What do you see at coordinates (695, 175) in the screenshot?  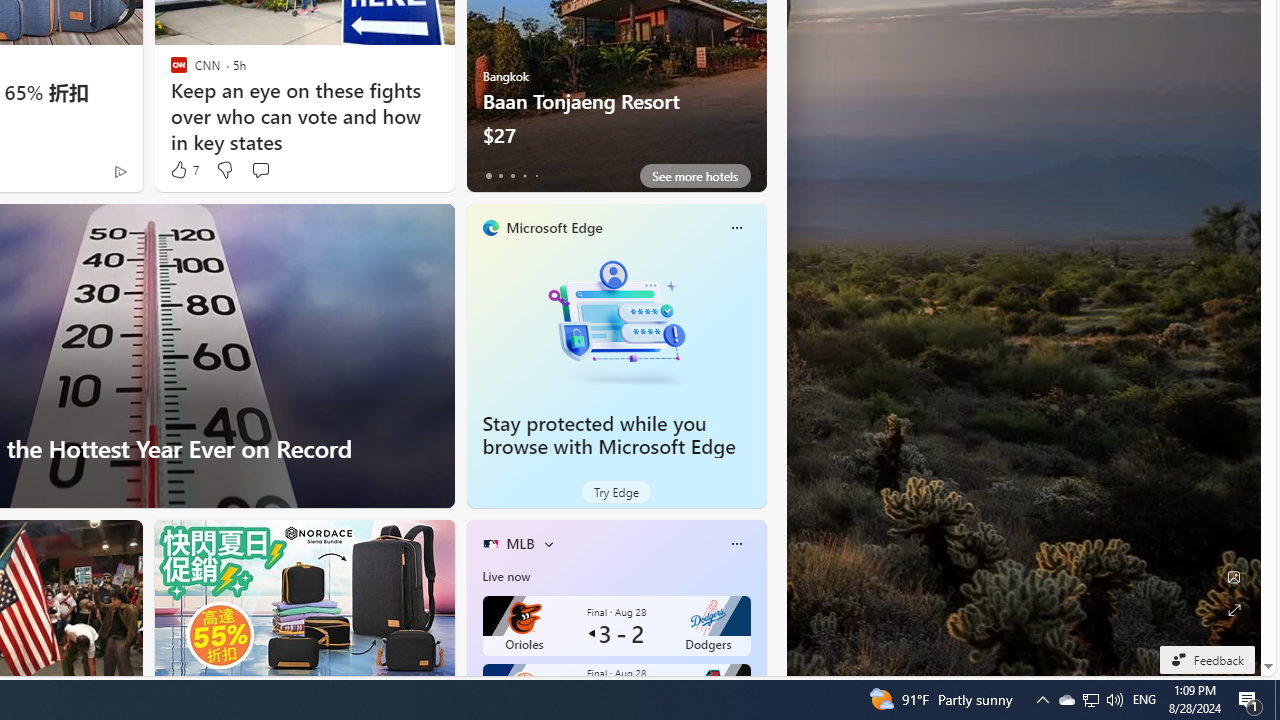 I see `'See more hotels'` at bounding box center [695, 175].